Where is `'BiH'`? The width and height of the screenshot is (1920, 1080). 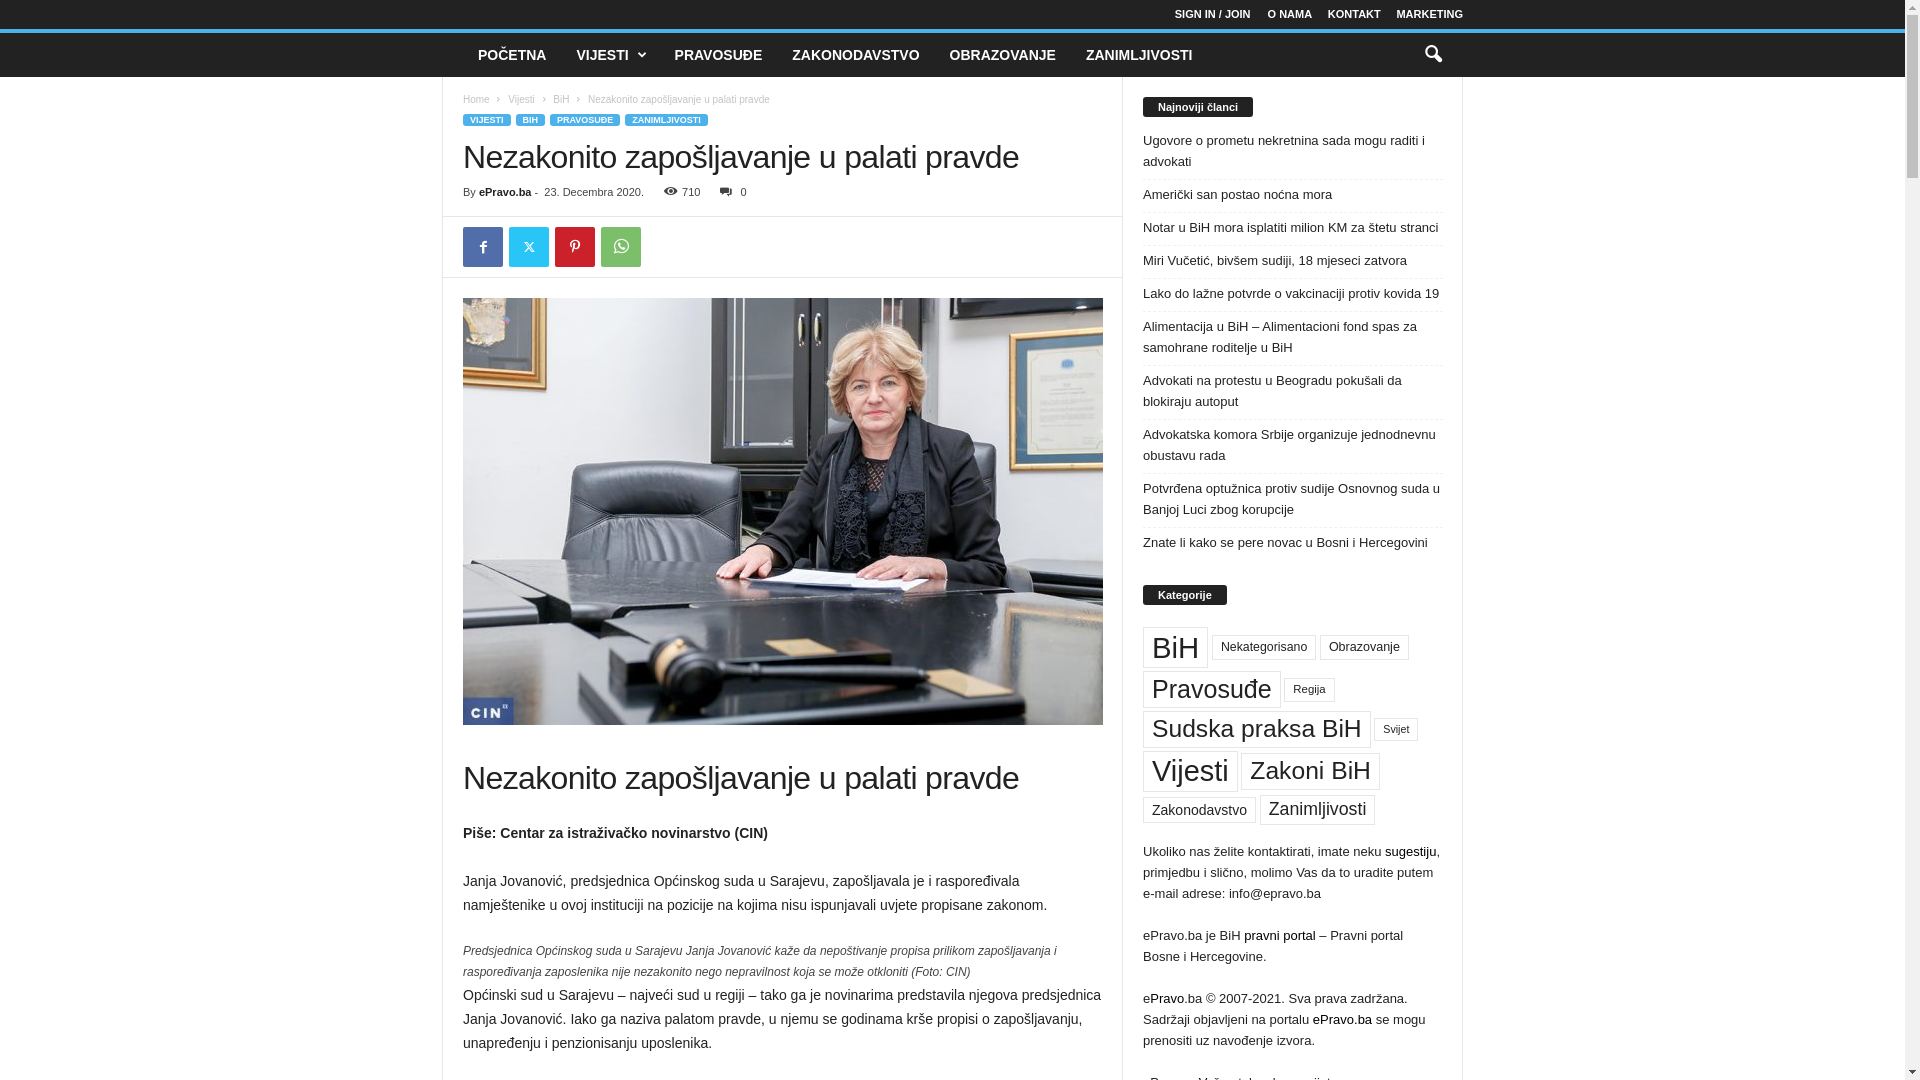
'BiH' is located at coordinates (552, 99).